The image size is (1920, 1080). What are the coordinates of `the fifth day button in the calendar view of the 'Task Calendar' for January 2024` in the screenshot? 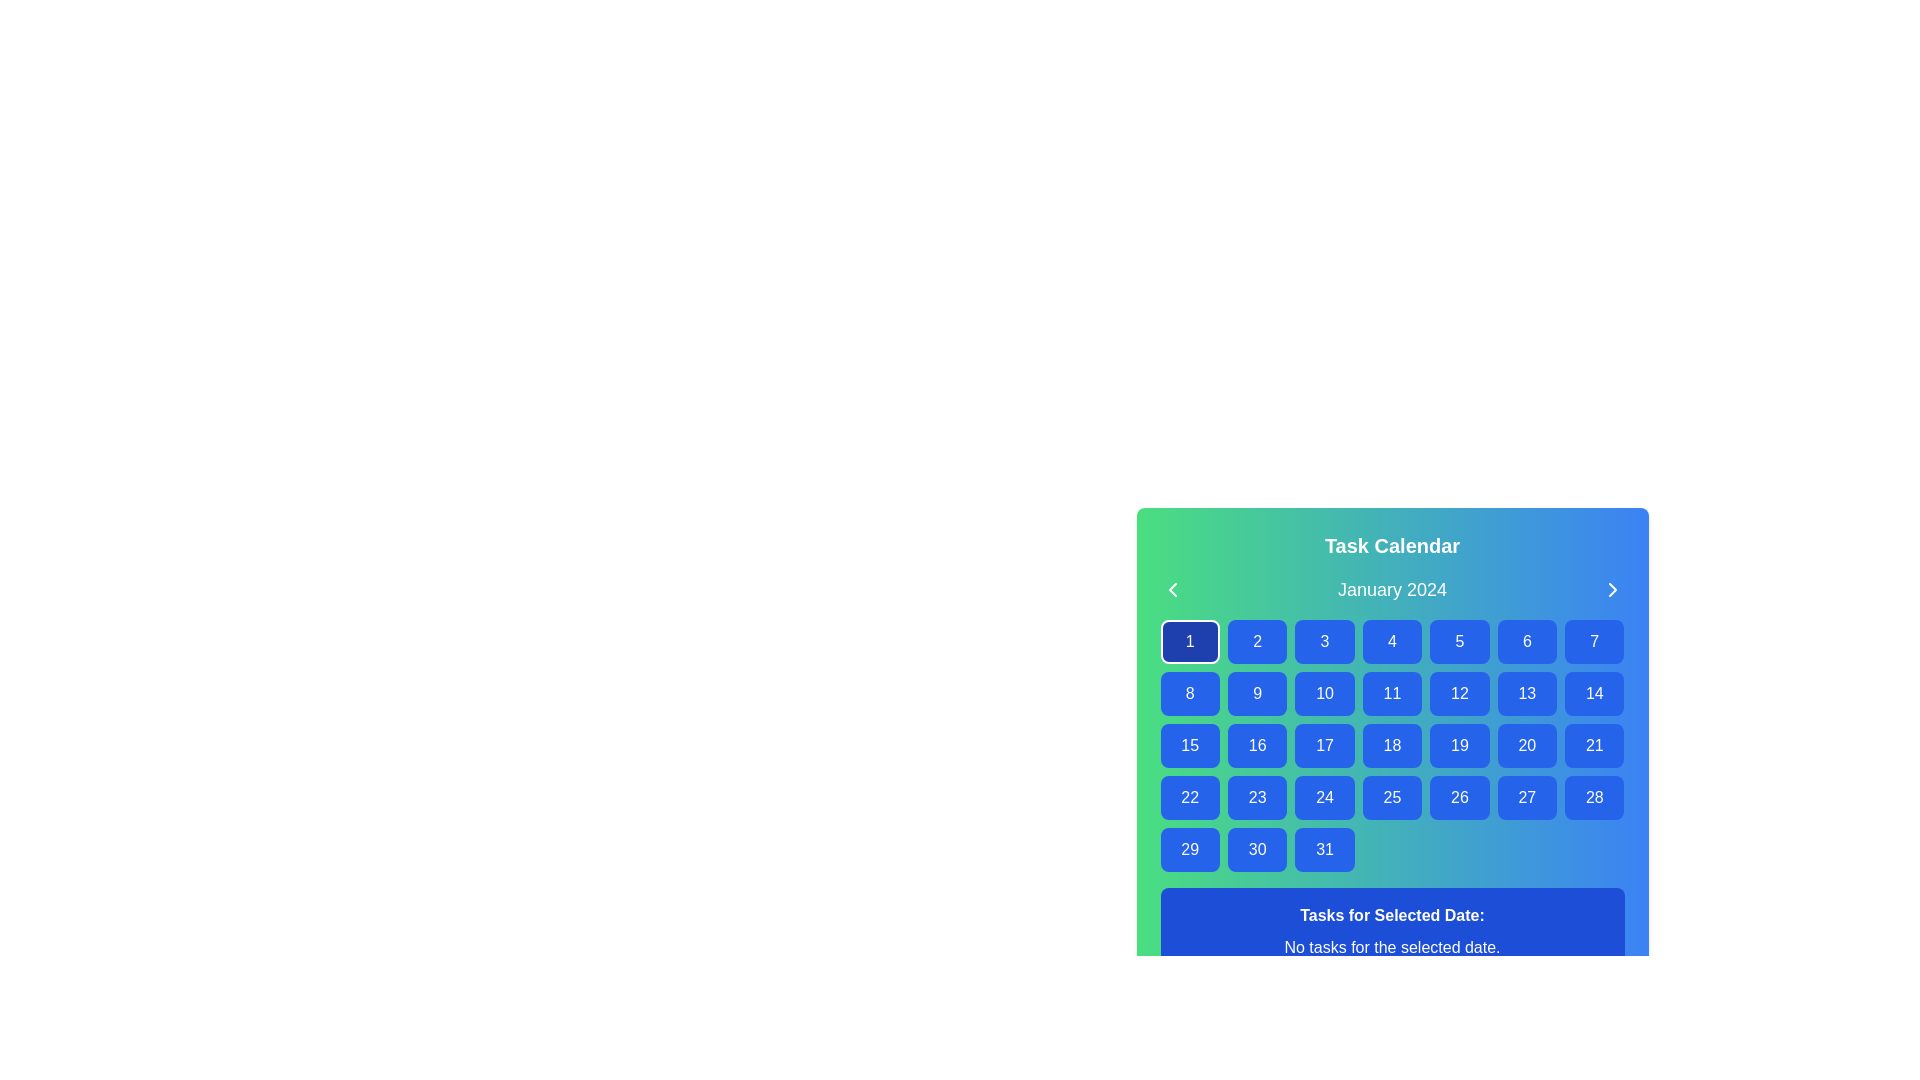 It's located at (1459, 641).